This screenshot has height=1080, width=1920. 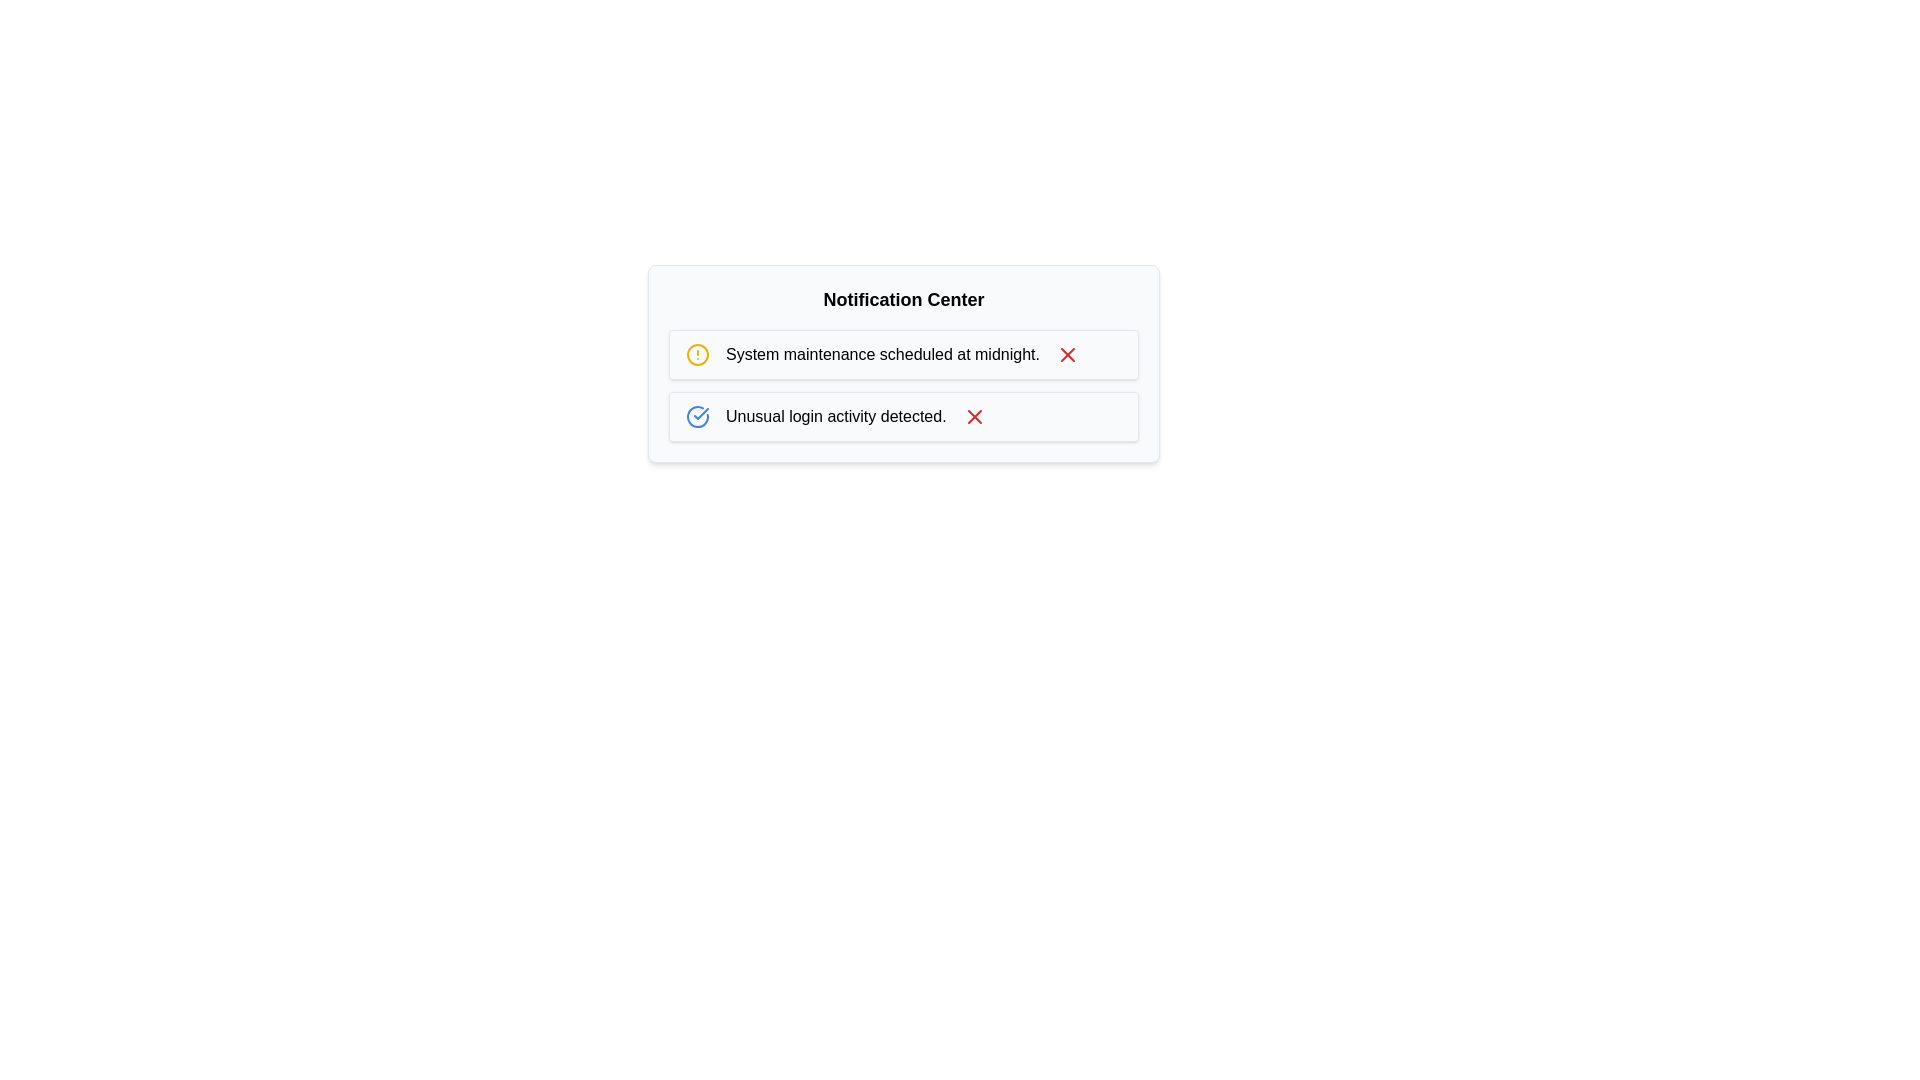 I want to click on the text label that informs the user about detected unusual login activity in the Notification Center, which is the primary content of the second notification, so click(x=836, y=415).